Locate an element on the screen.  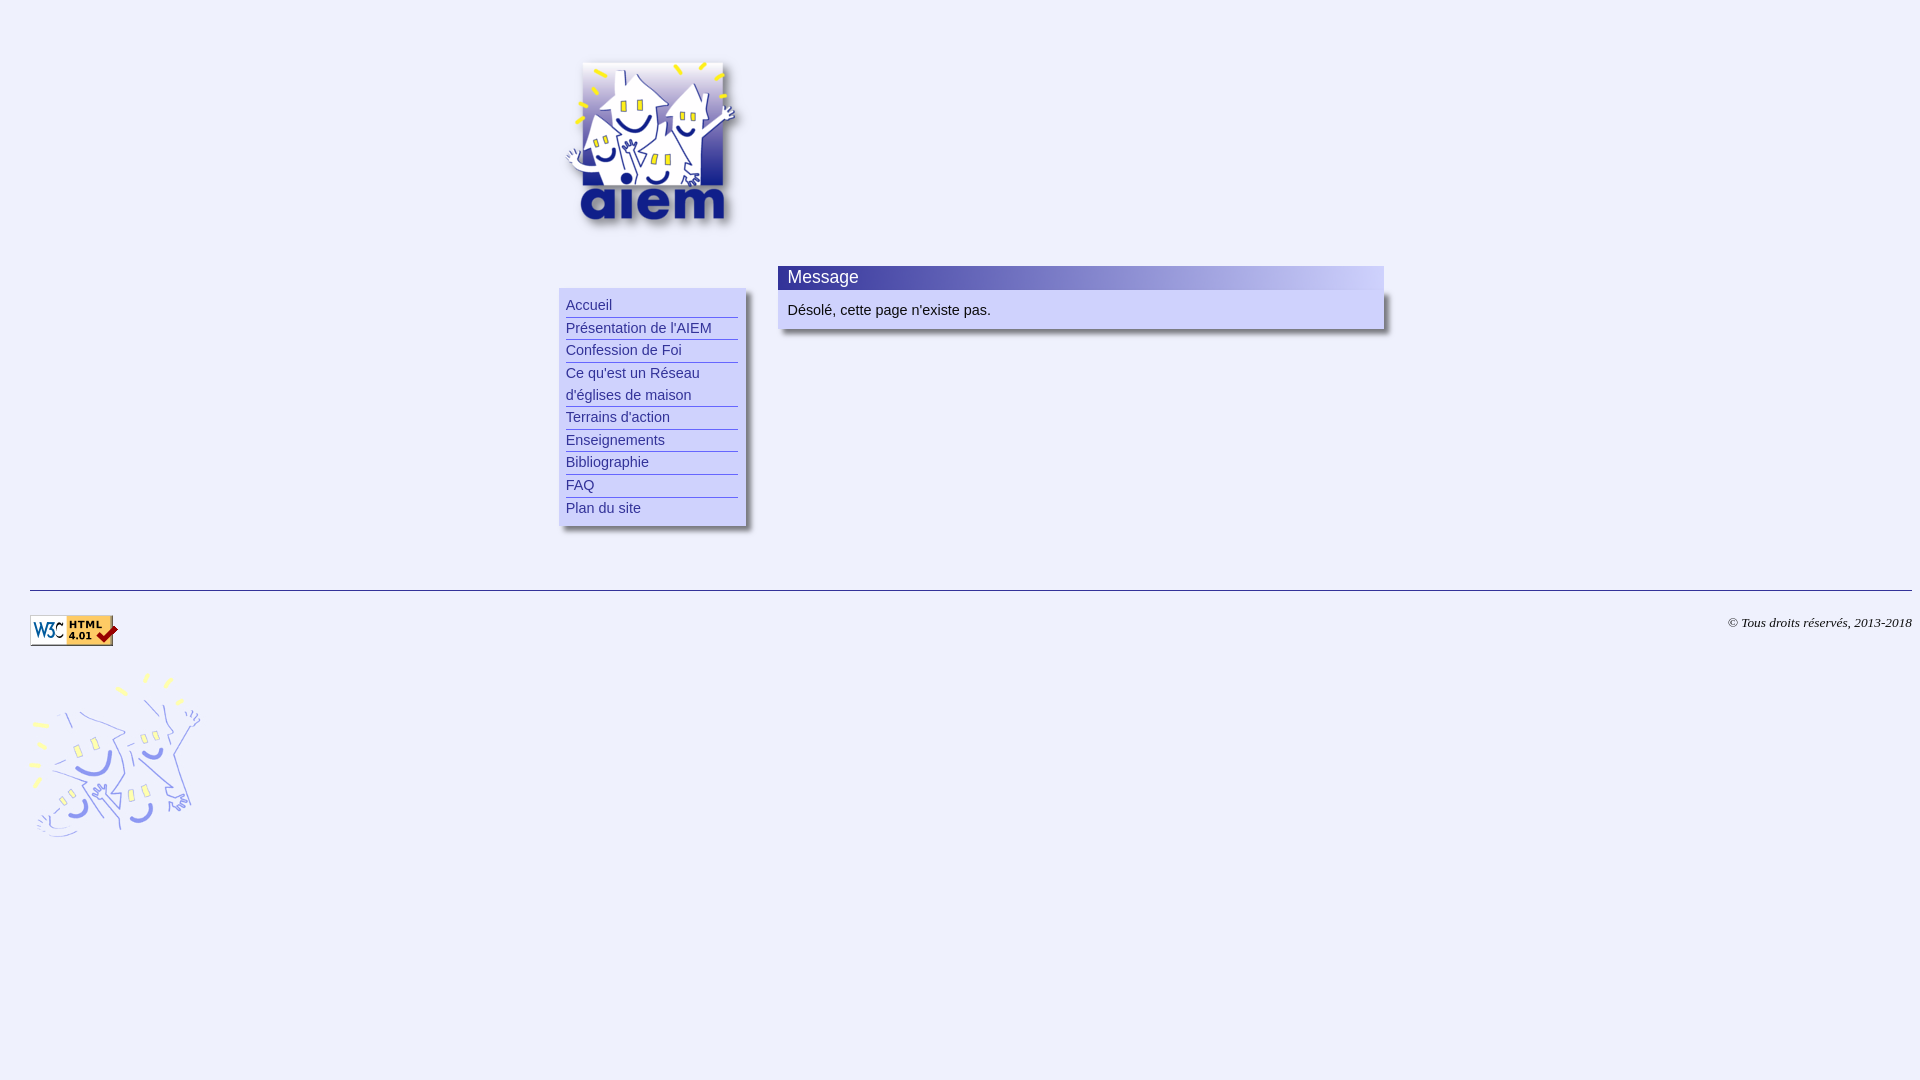
'Confession de Foi' is located at coordinates (652, 350).